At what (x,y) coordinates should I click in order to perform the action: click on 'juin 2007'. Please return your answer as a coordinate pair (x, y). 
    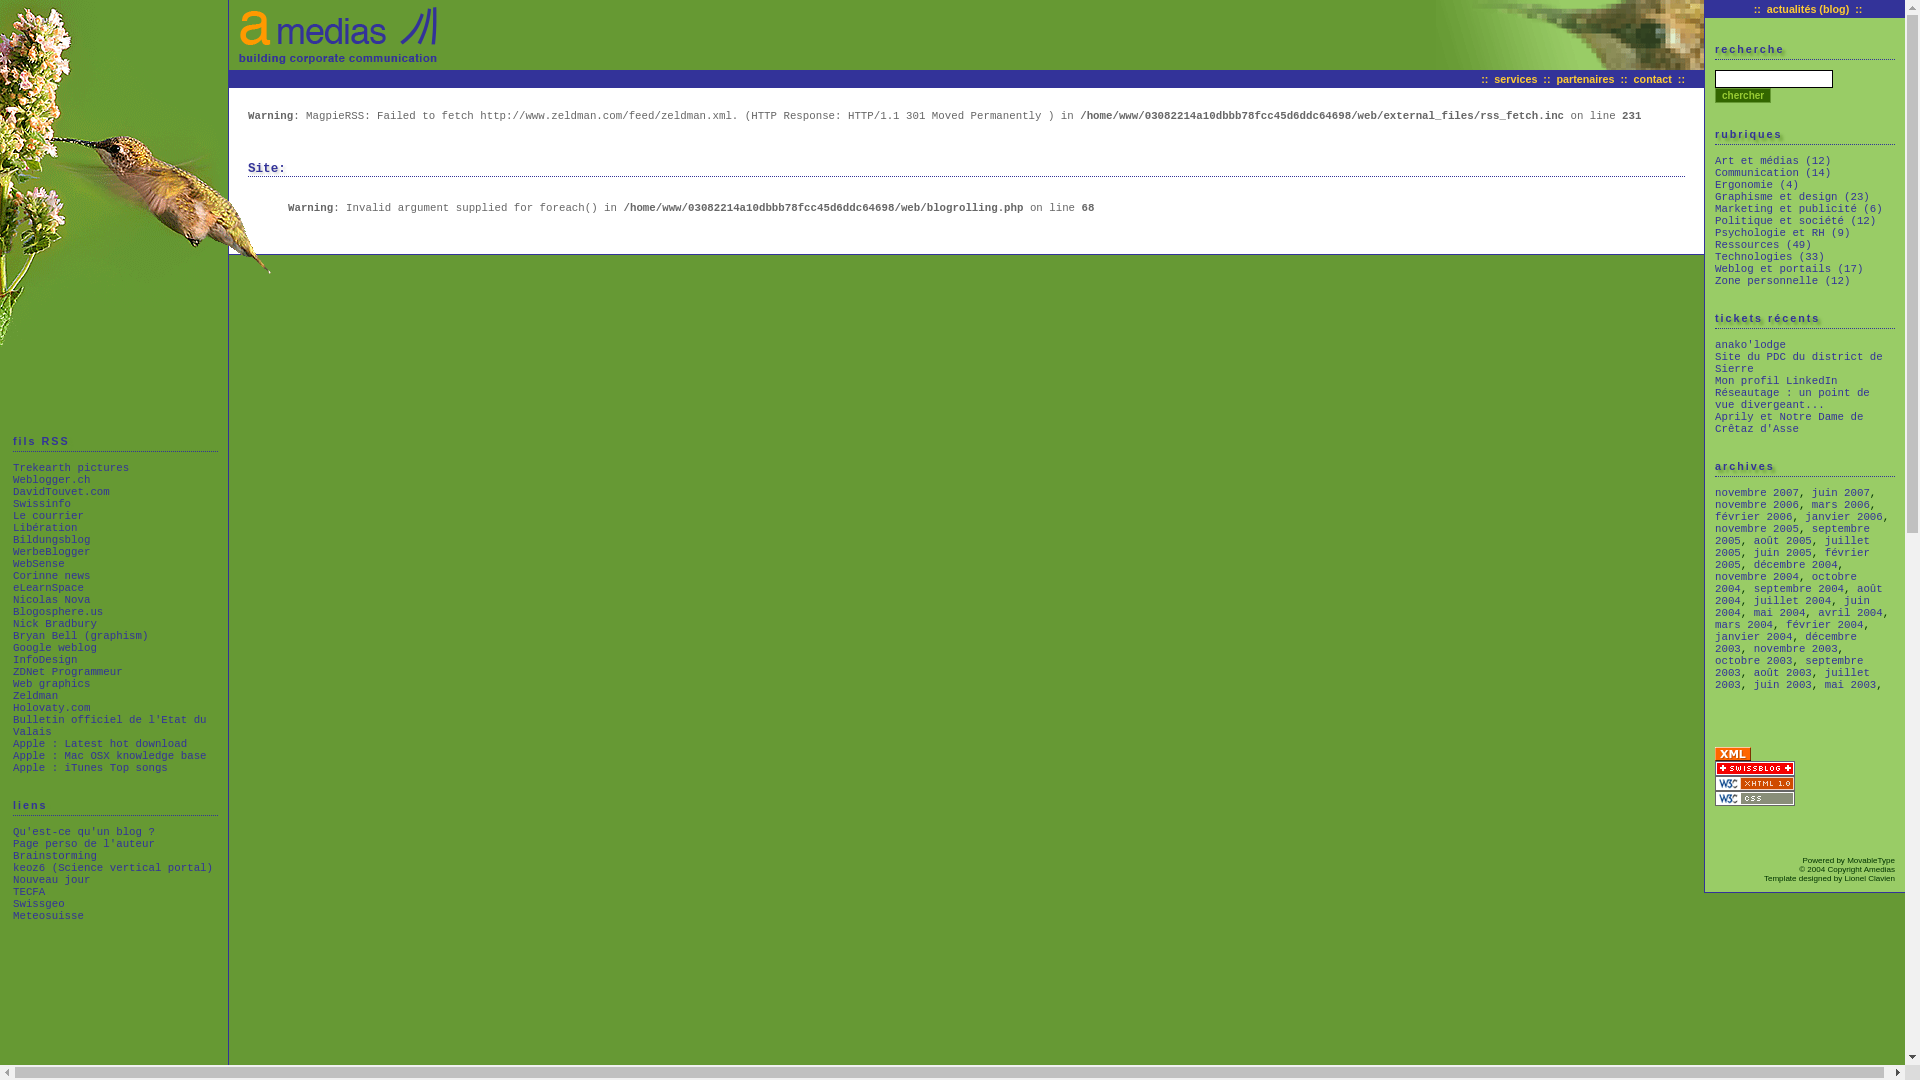
    Looking at the image, I should click on (1840, 493).